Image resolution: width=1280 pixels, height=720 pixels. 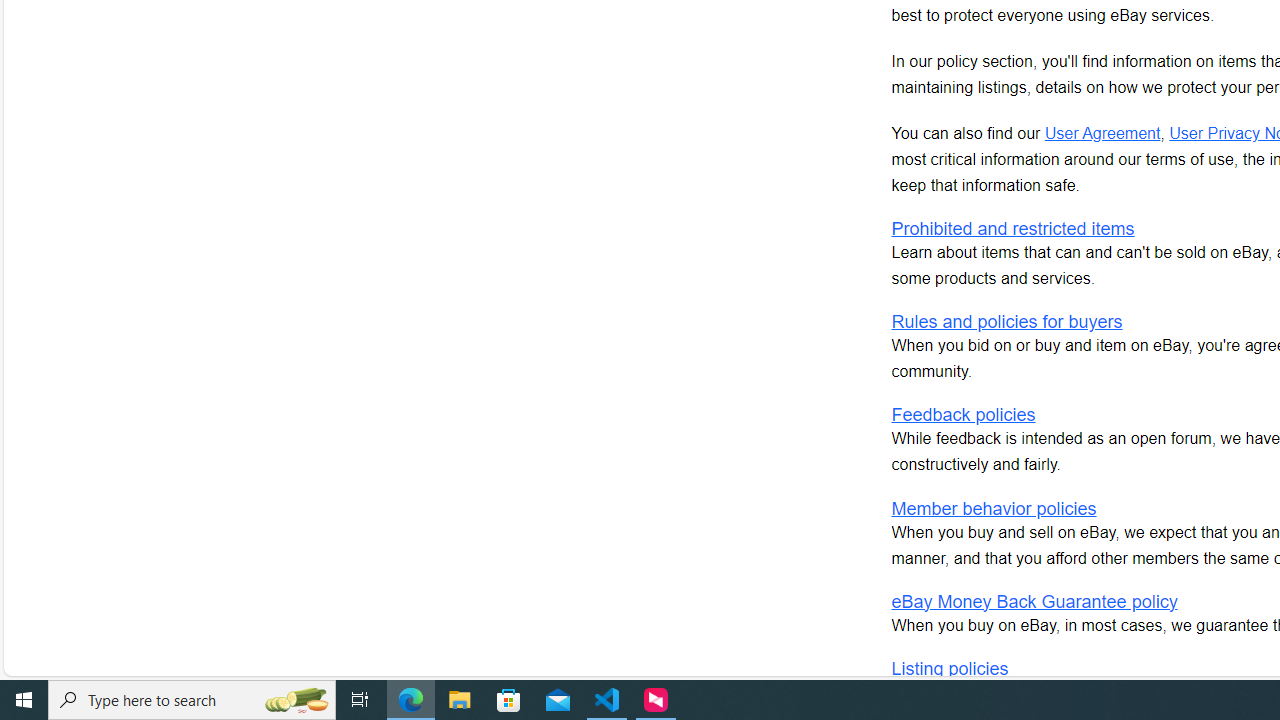 What do you see at coordinates (1013, 228) in the screenshot?
I see `'Prohibited and restricted items'` at bounding box center [1013, 228].